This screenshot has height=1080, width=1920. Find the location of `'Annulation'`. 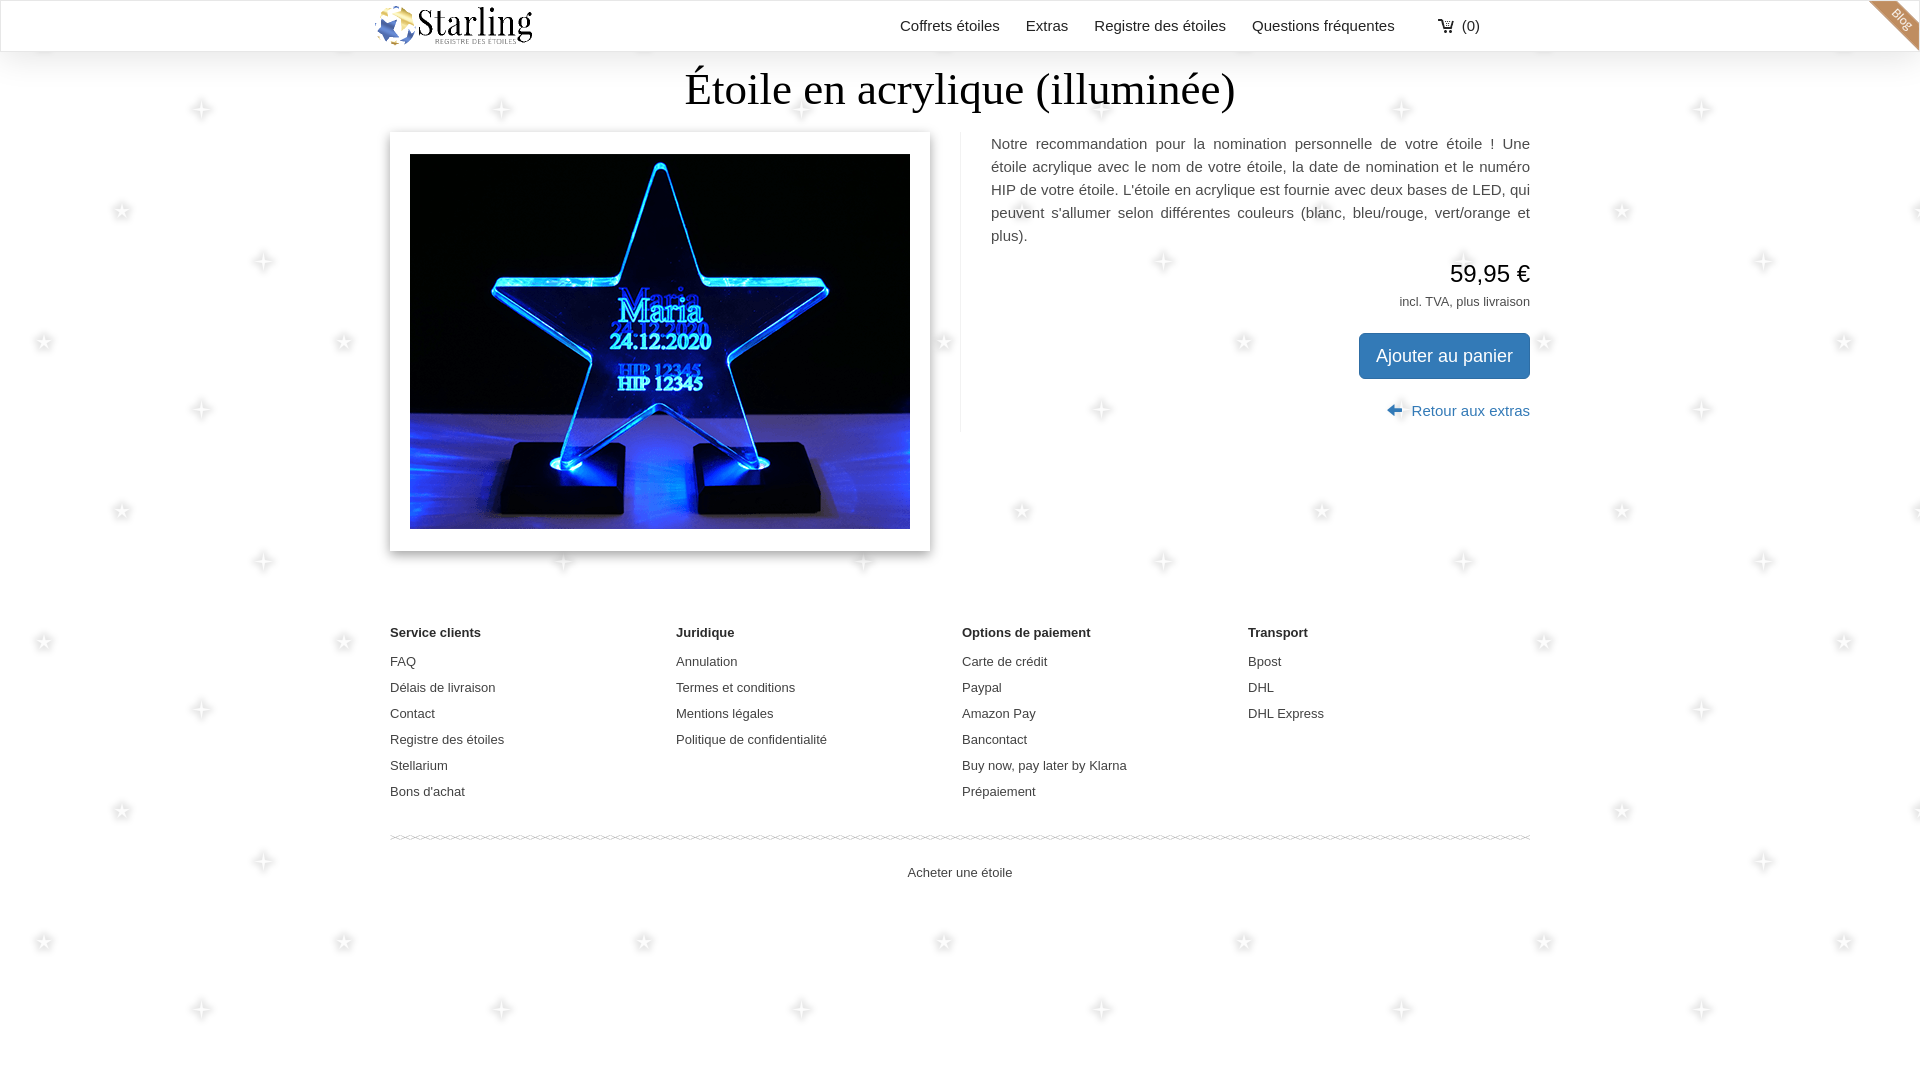

'Annulation' is located at coordinates (706, 661).